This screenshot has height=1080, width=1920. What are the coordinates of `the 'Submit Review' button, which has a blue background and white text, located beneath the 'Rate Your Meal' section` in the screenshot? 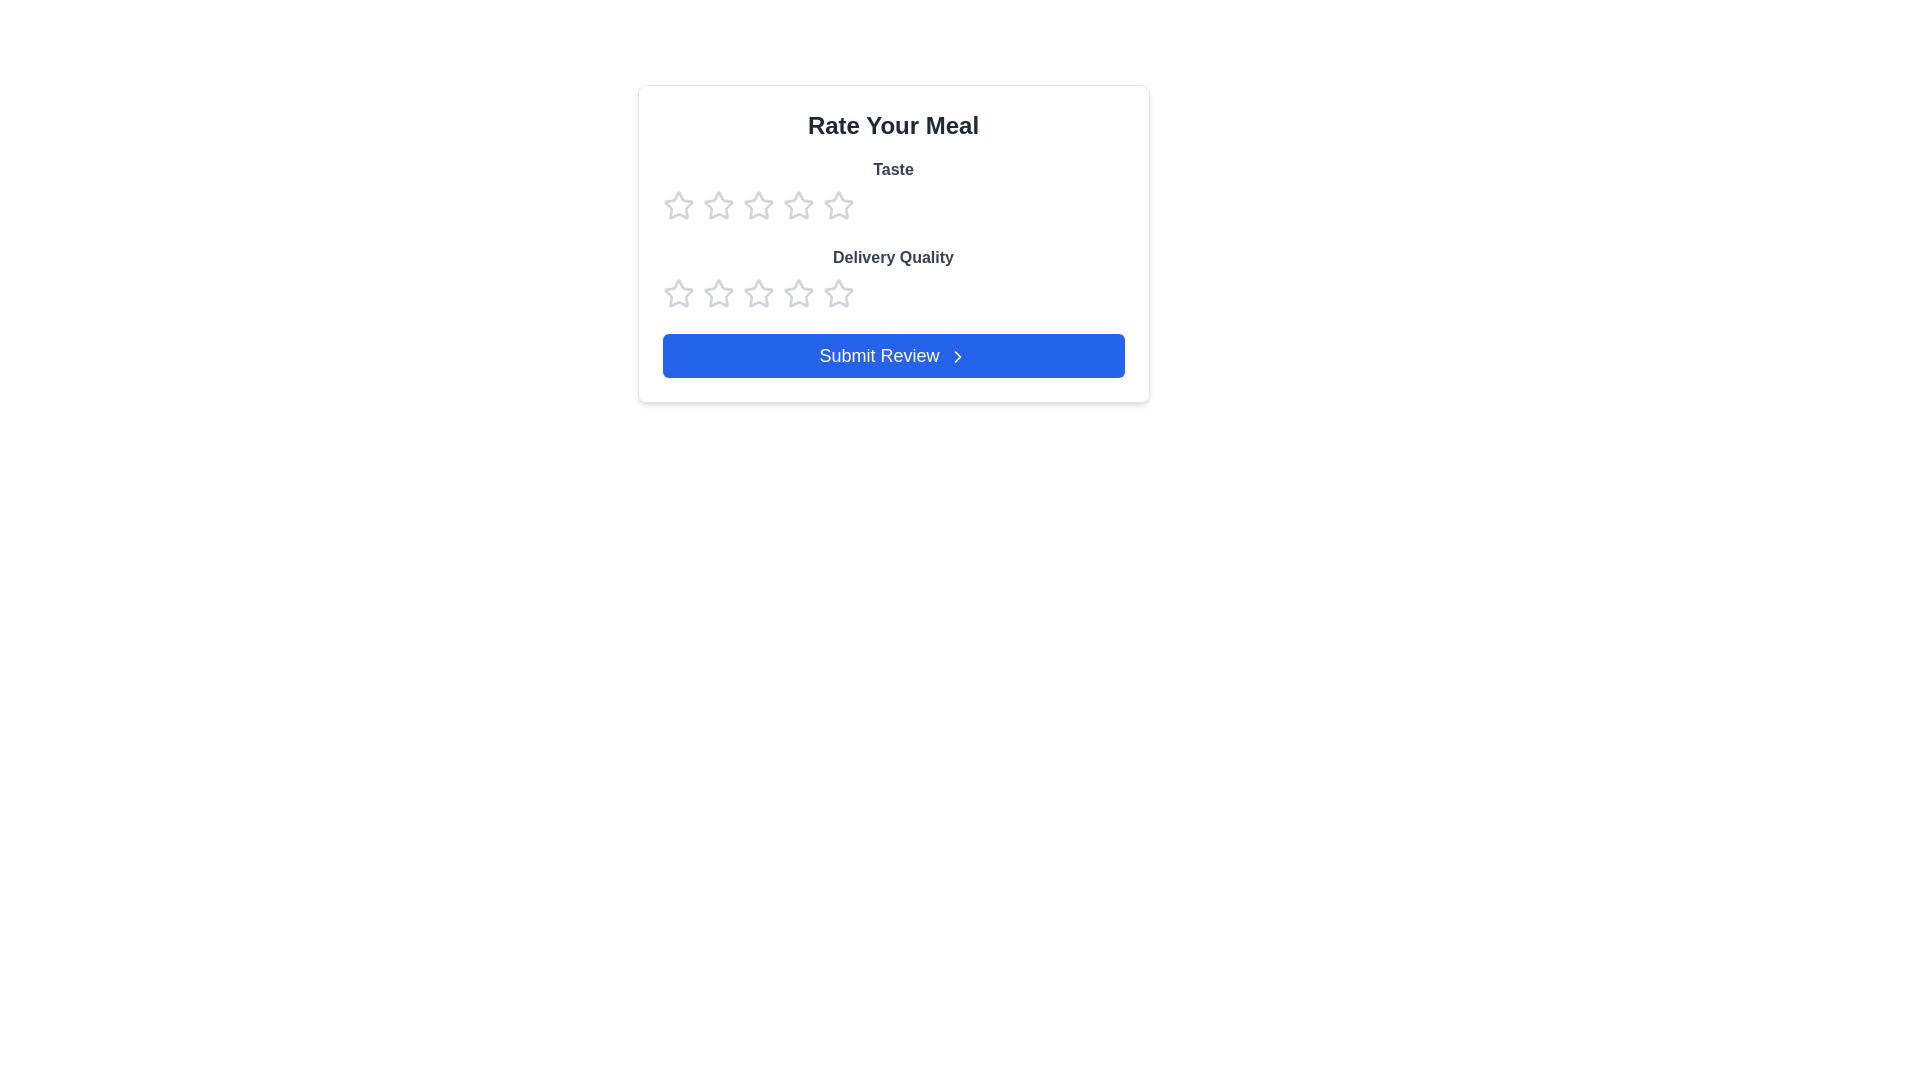 It's located at (892, 354).